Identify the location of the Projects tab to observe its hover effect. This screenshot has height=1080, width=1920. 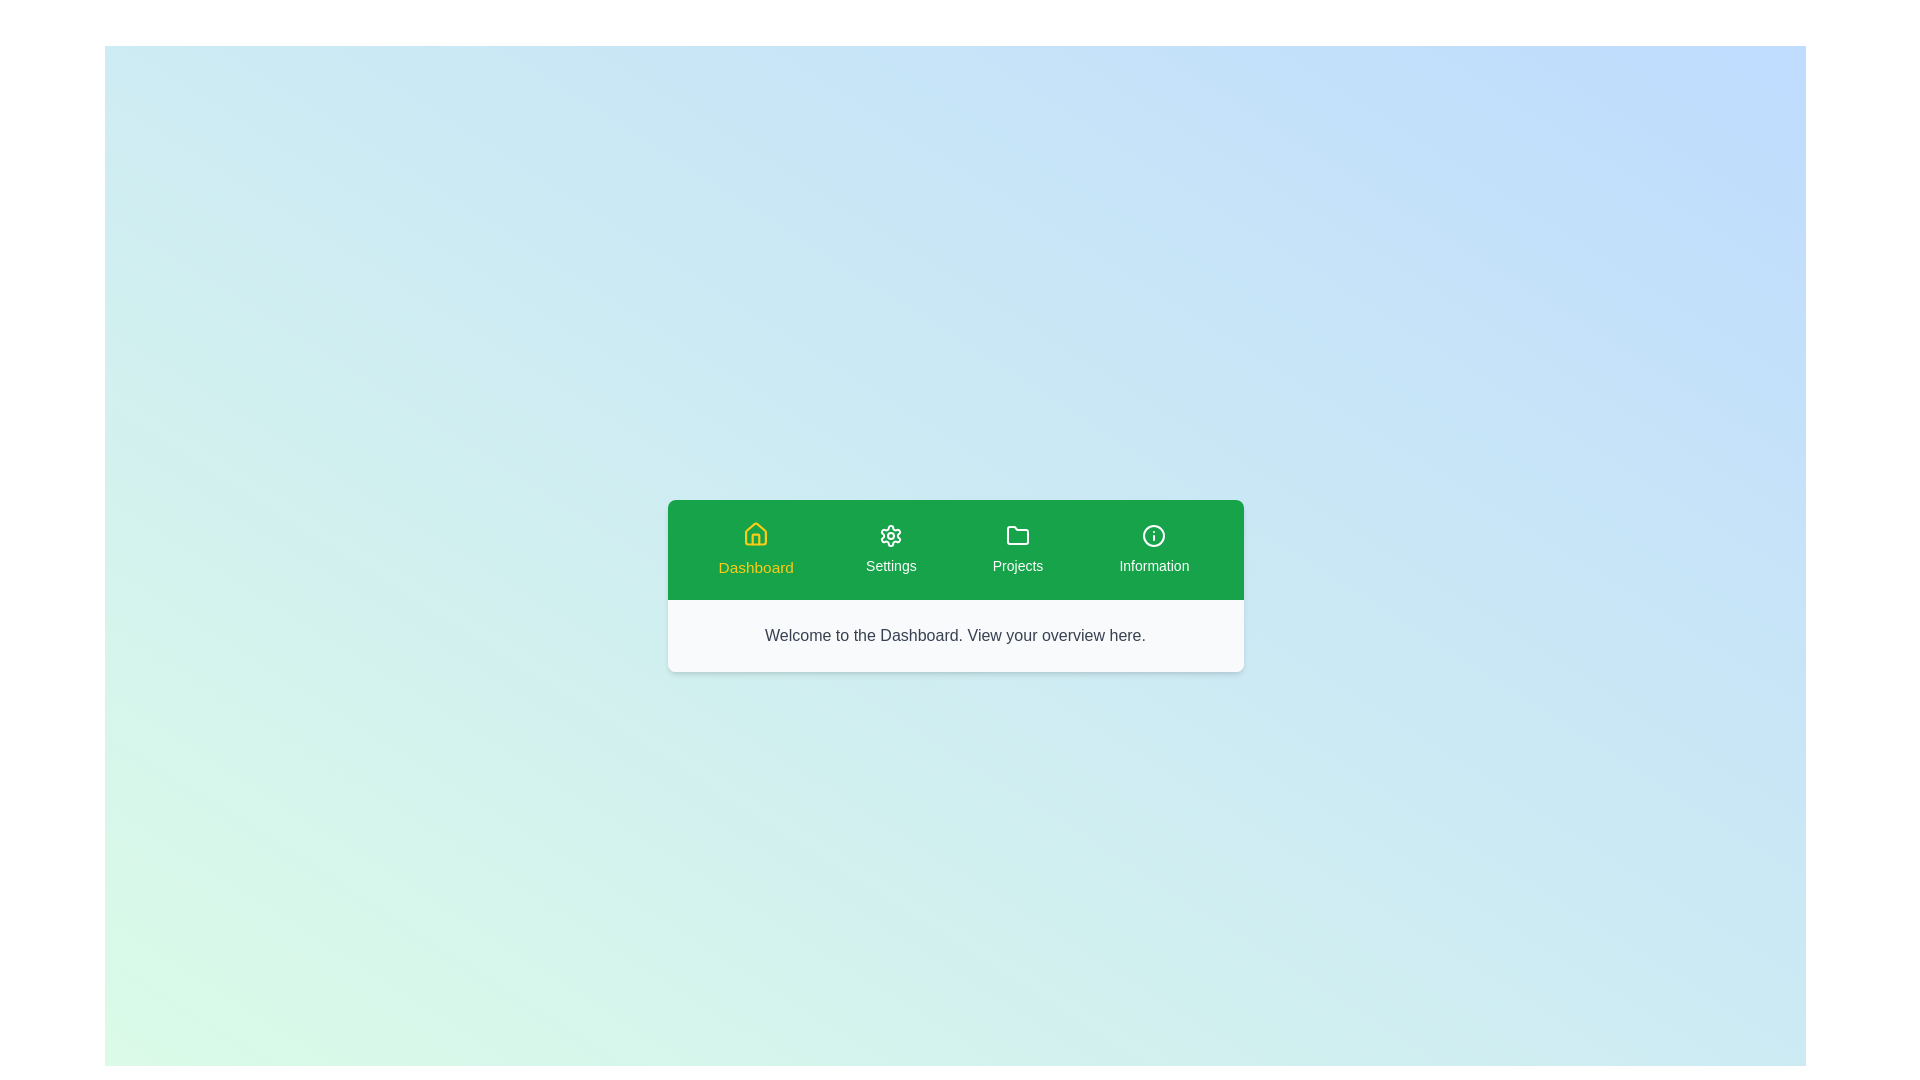
(1017, 550).